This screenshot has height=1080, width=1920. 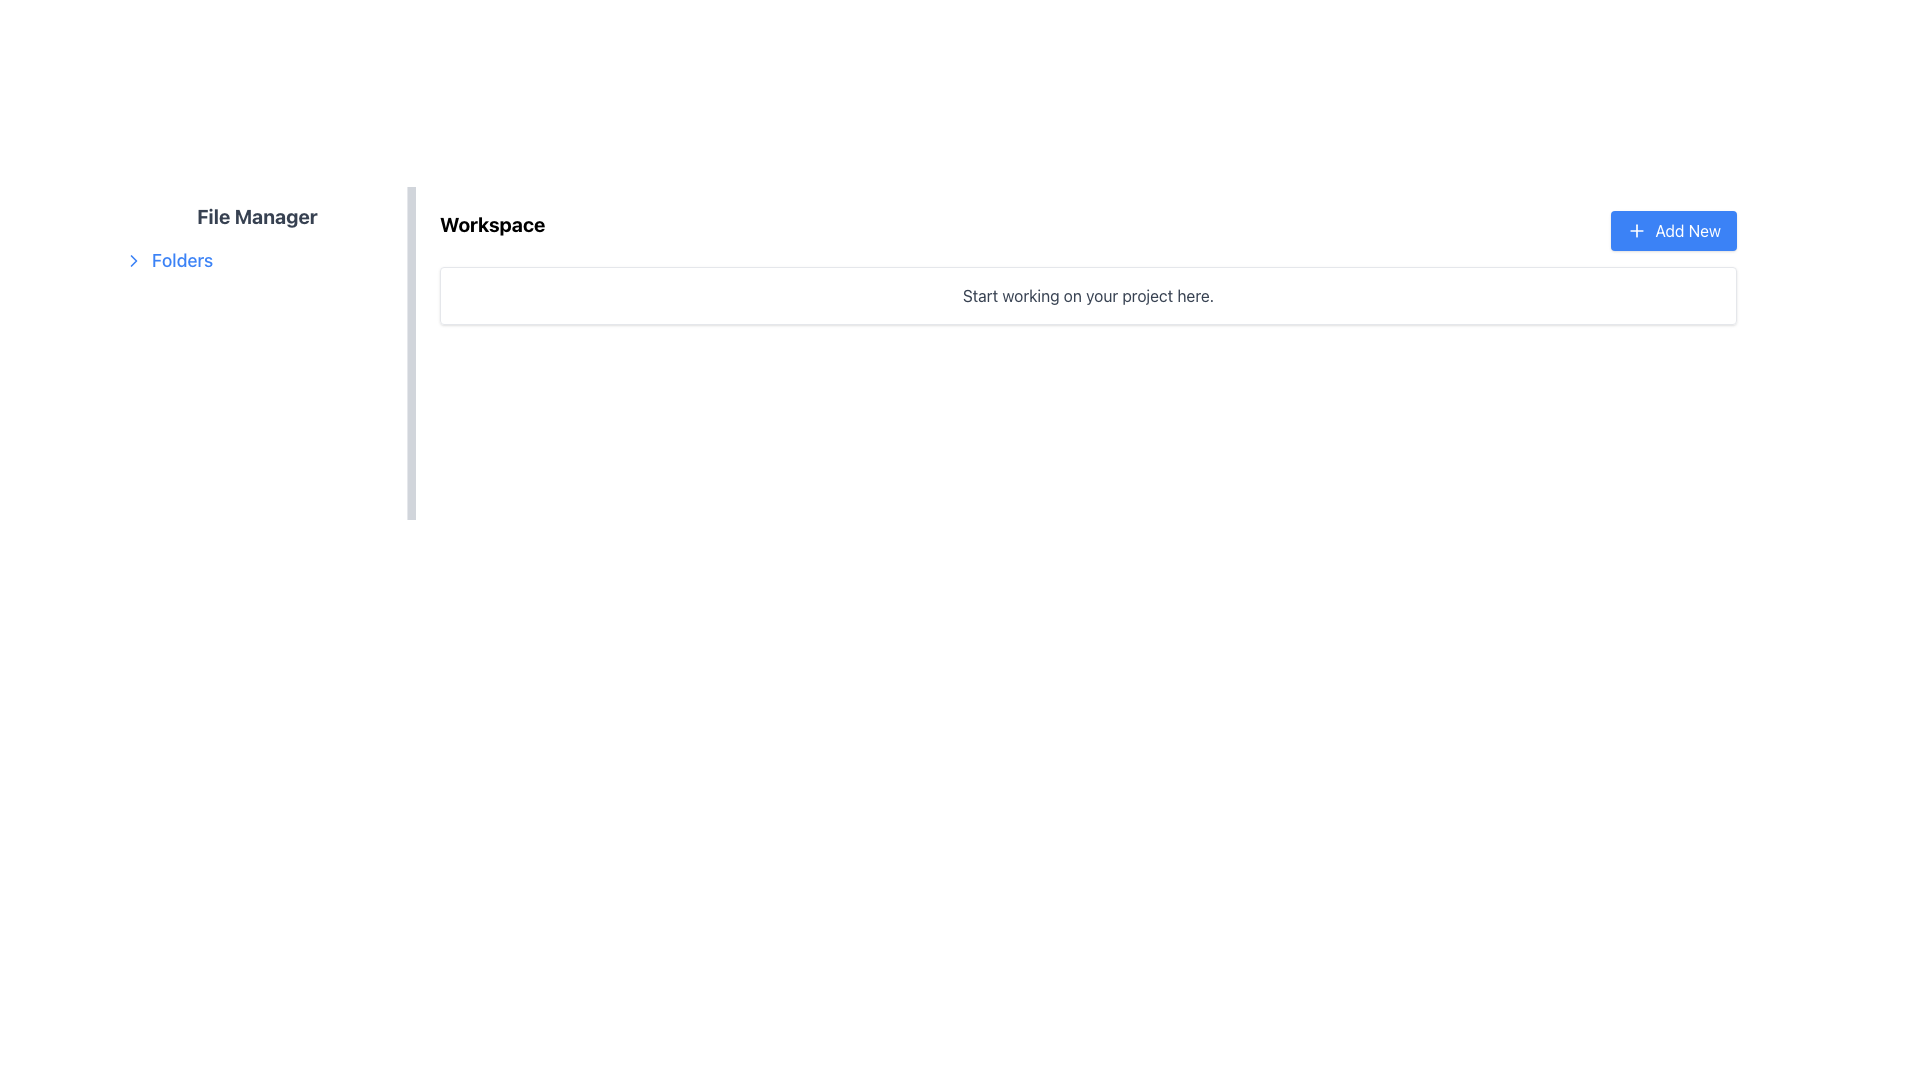 I want to click on instructional text block located centrally beneath the 'Workspace' header and 'Add New' button, so click(x=1087, y=296).